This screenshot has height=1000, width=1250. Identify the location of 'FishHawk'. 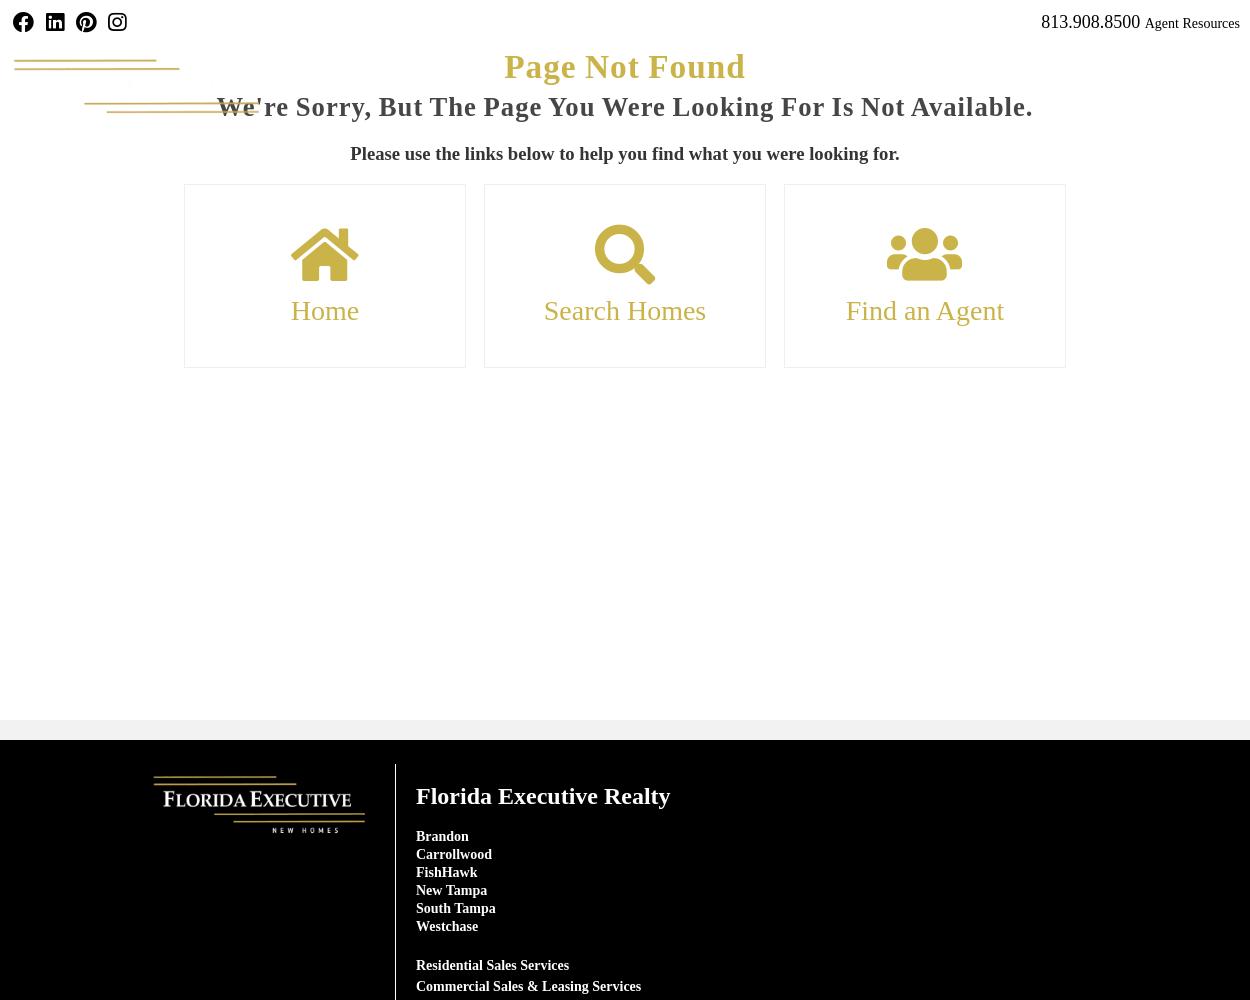
(445, 870).